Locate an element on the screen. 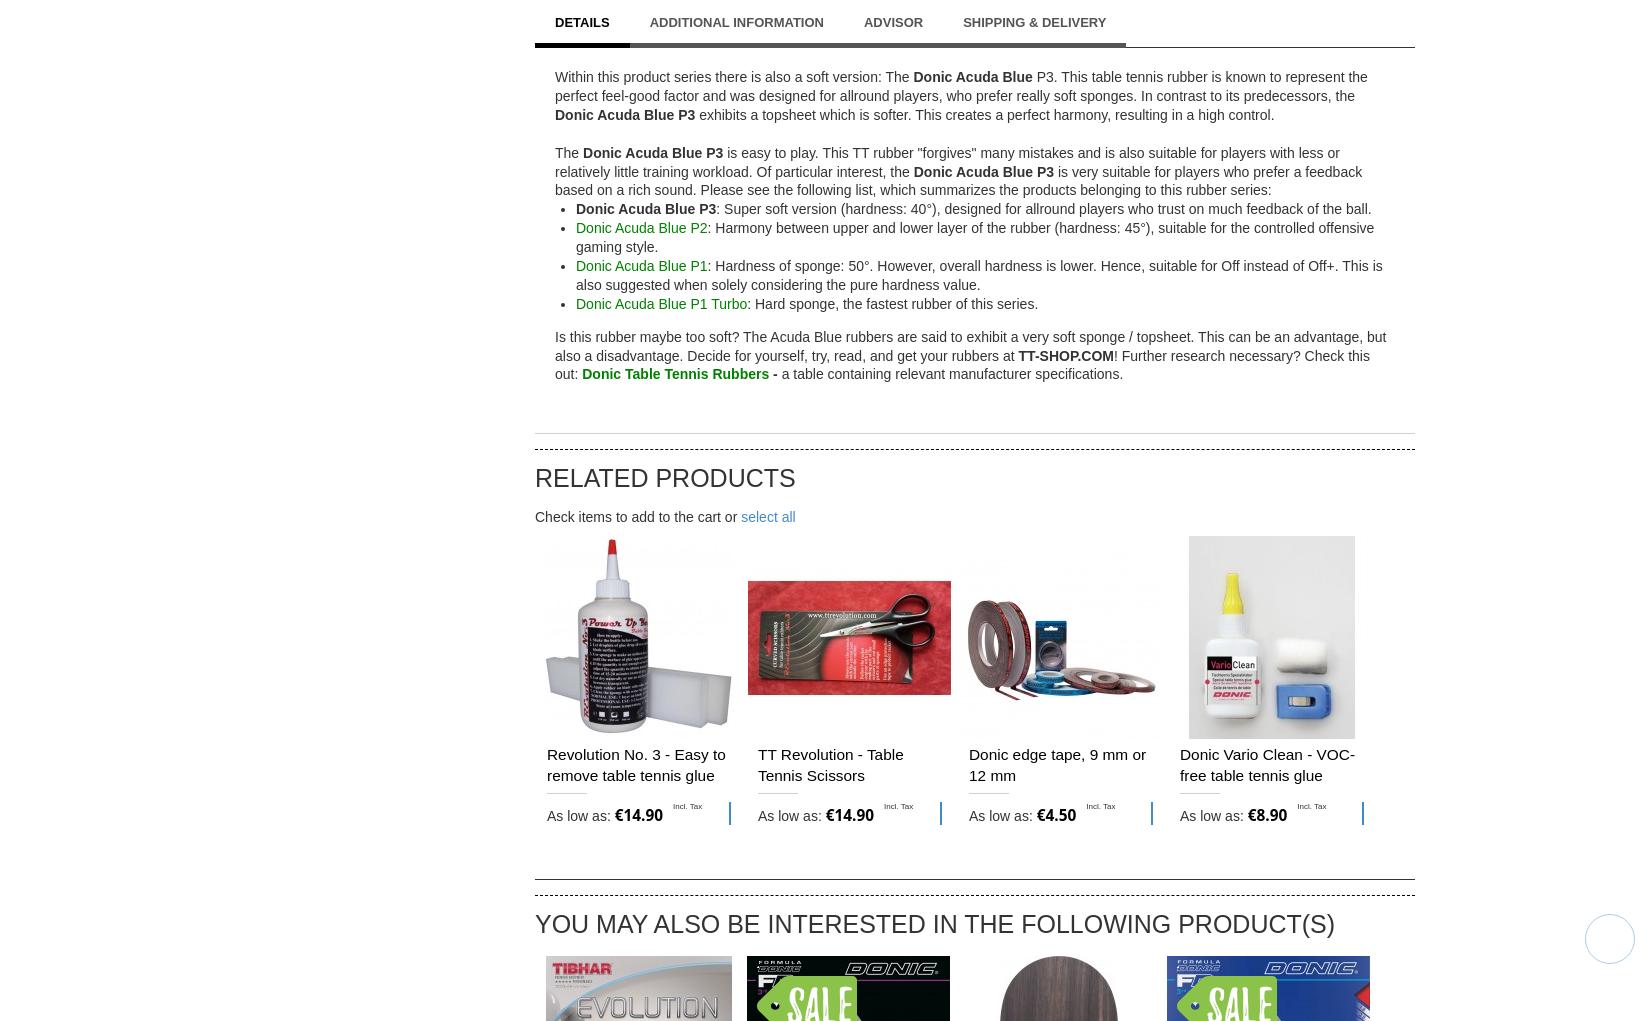  '€8.90' is located at coordinates (1266, 814).